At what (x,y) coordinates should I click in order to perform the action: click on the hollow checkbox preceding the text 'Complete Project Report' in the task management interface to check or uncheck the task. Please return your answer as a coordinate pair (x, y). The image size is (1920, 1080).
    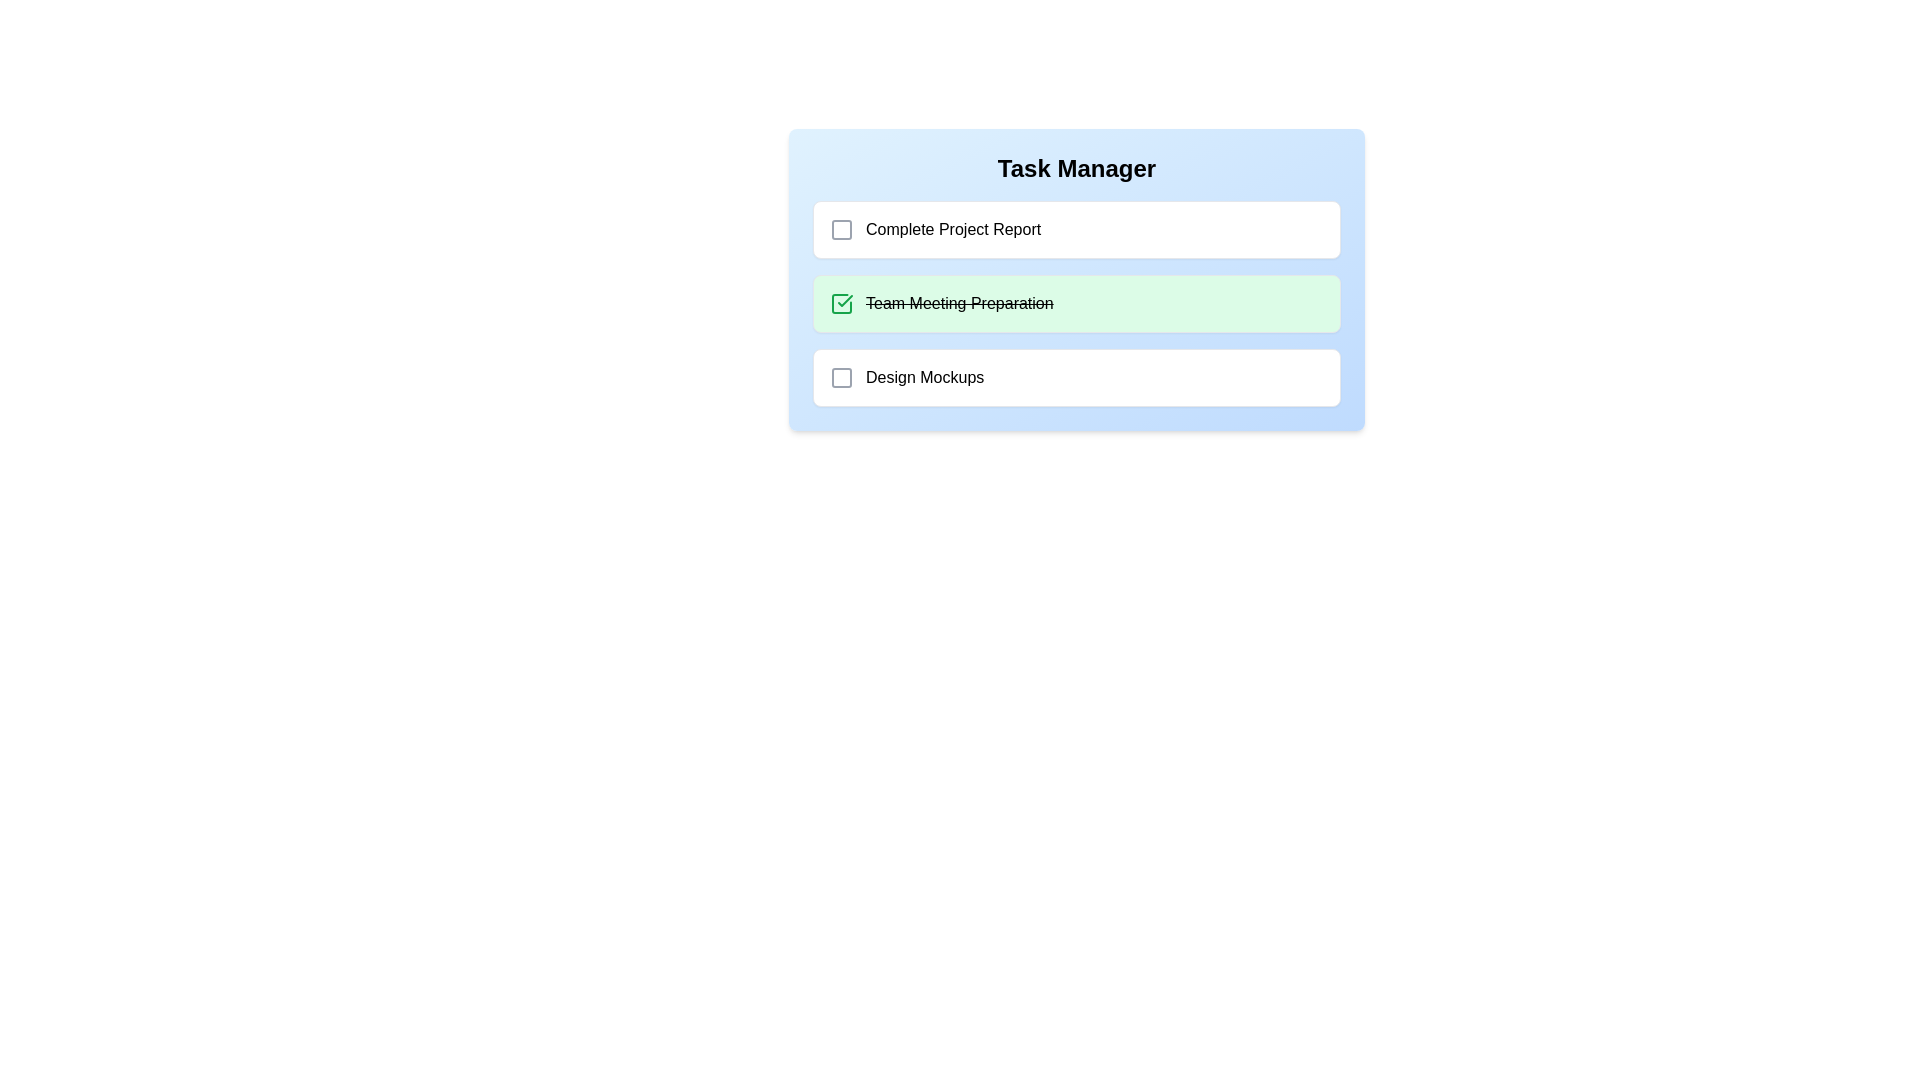
    Looking at the image, I should click on (841, 229).